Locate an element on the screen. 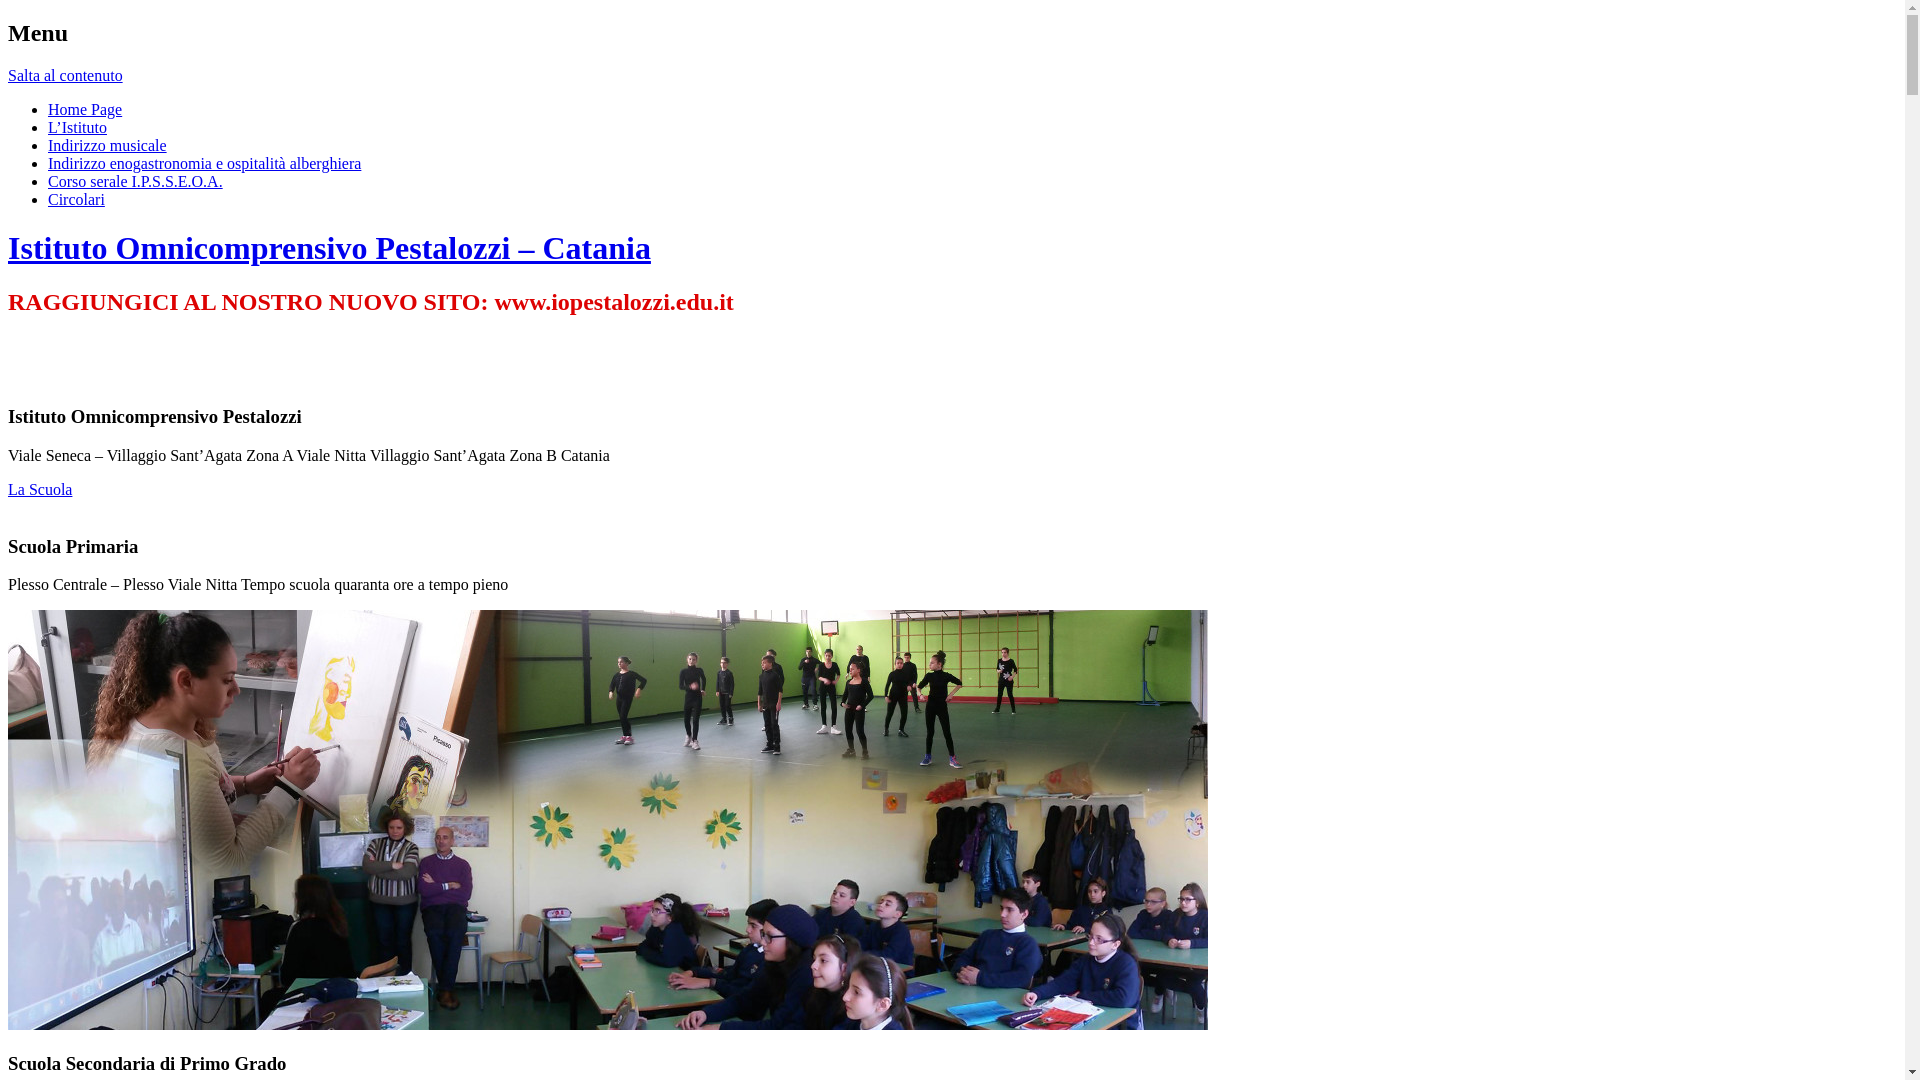  'La Scuola' is located at coordinates (39, 489).